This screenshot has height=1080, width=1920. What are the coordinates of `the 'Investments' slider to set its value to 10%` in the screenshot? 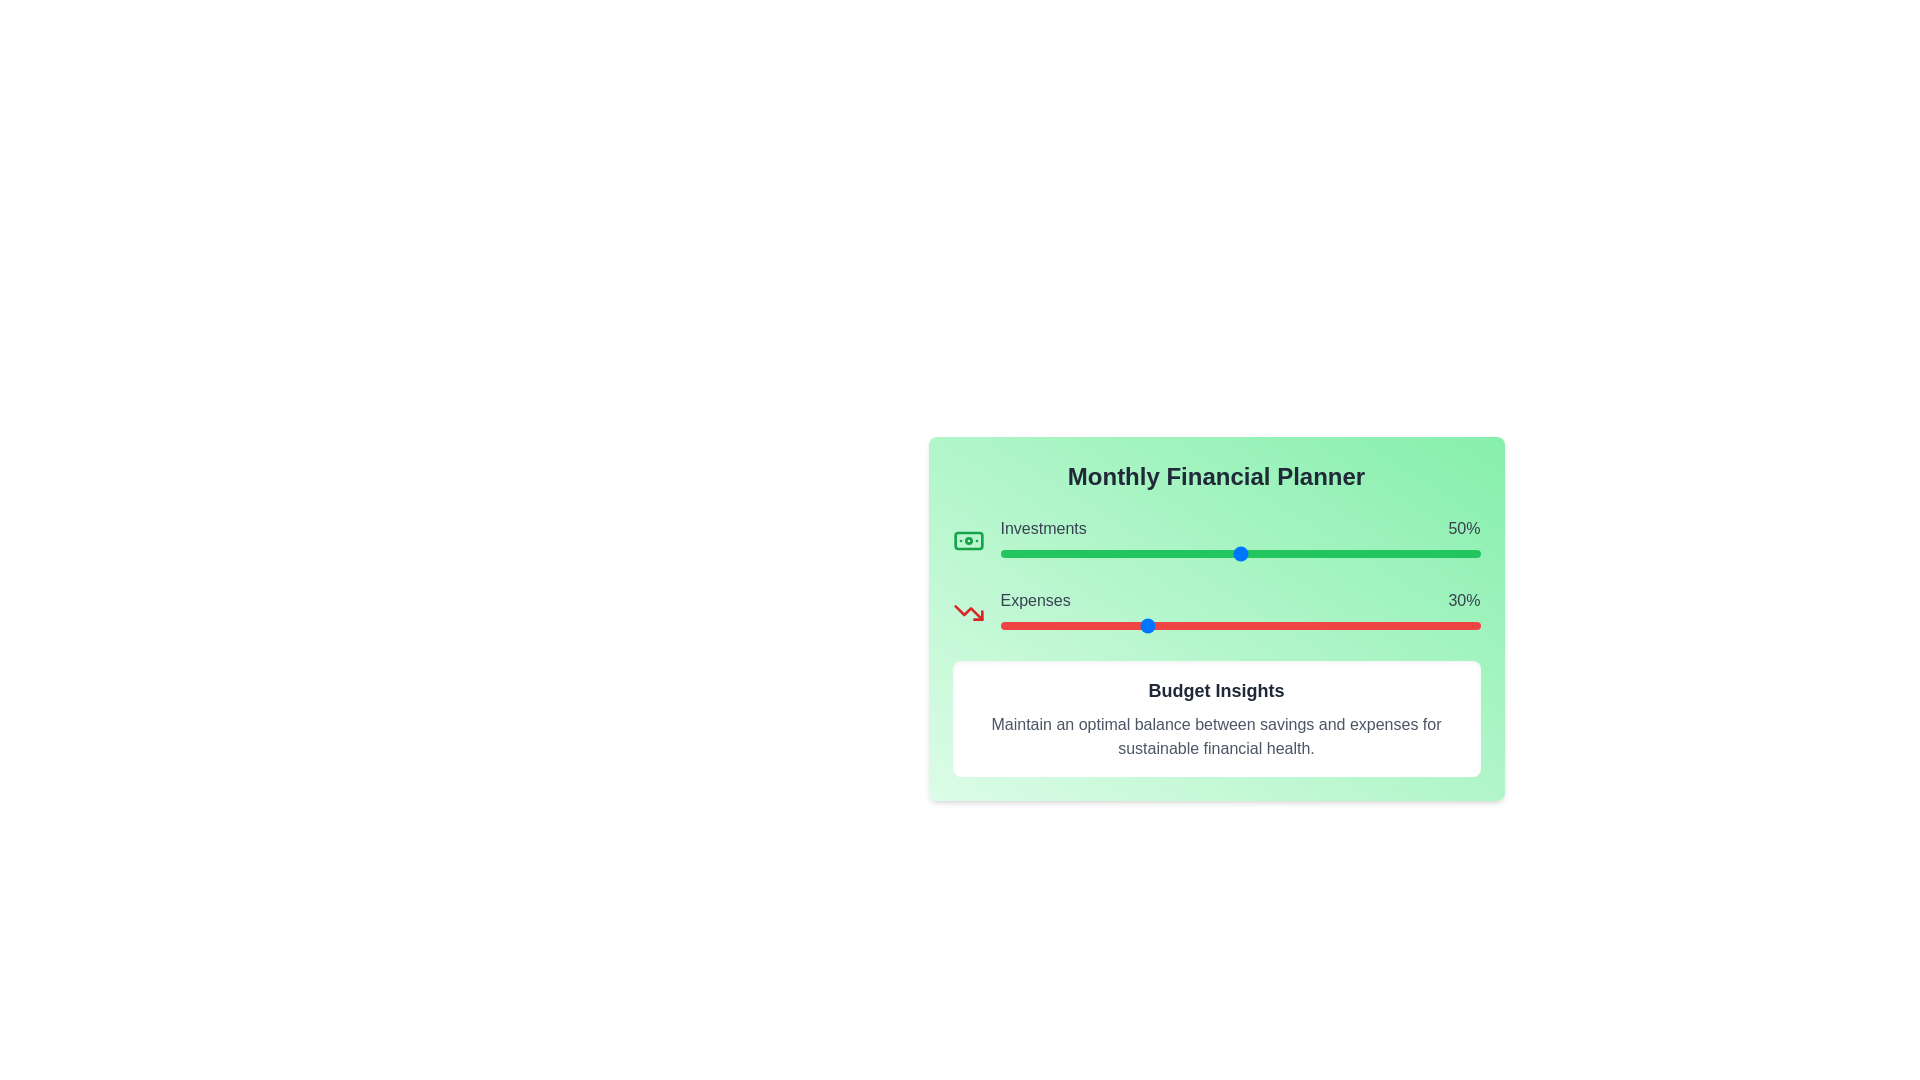 It's located at (1047, 554).